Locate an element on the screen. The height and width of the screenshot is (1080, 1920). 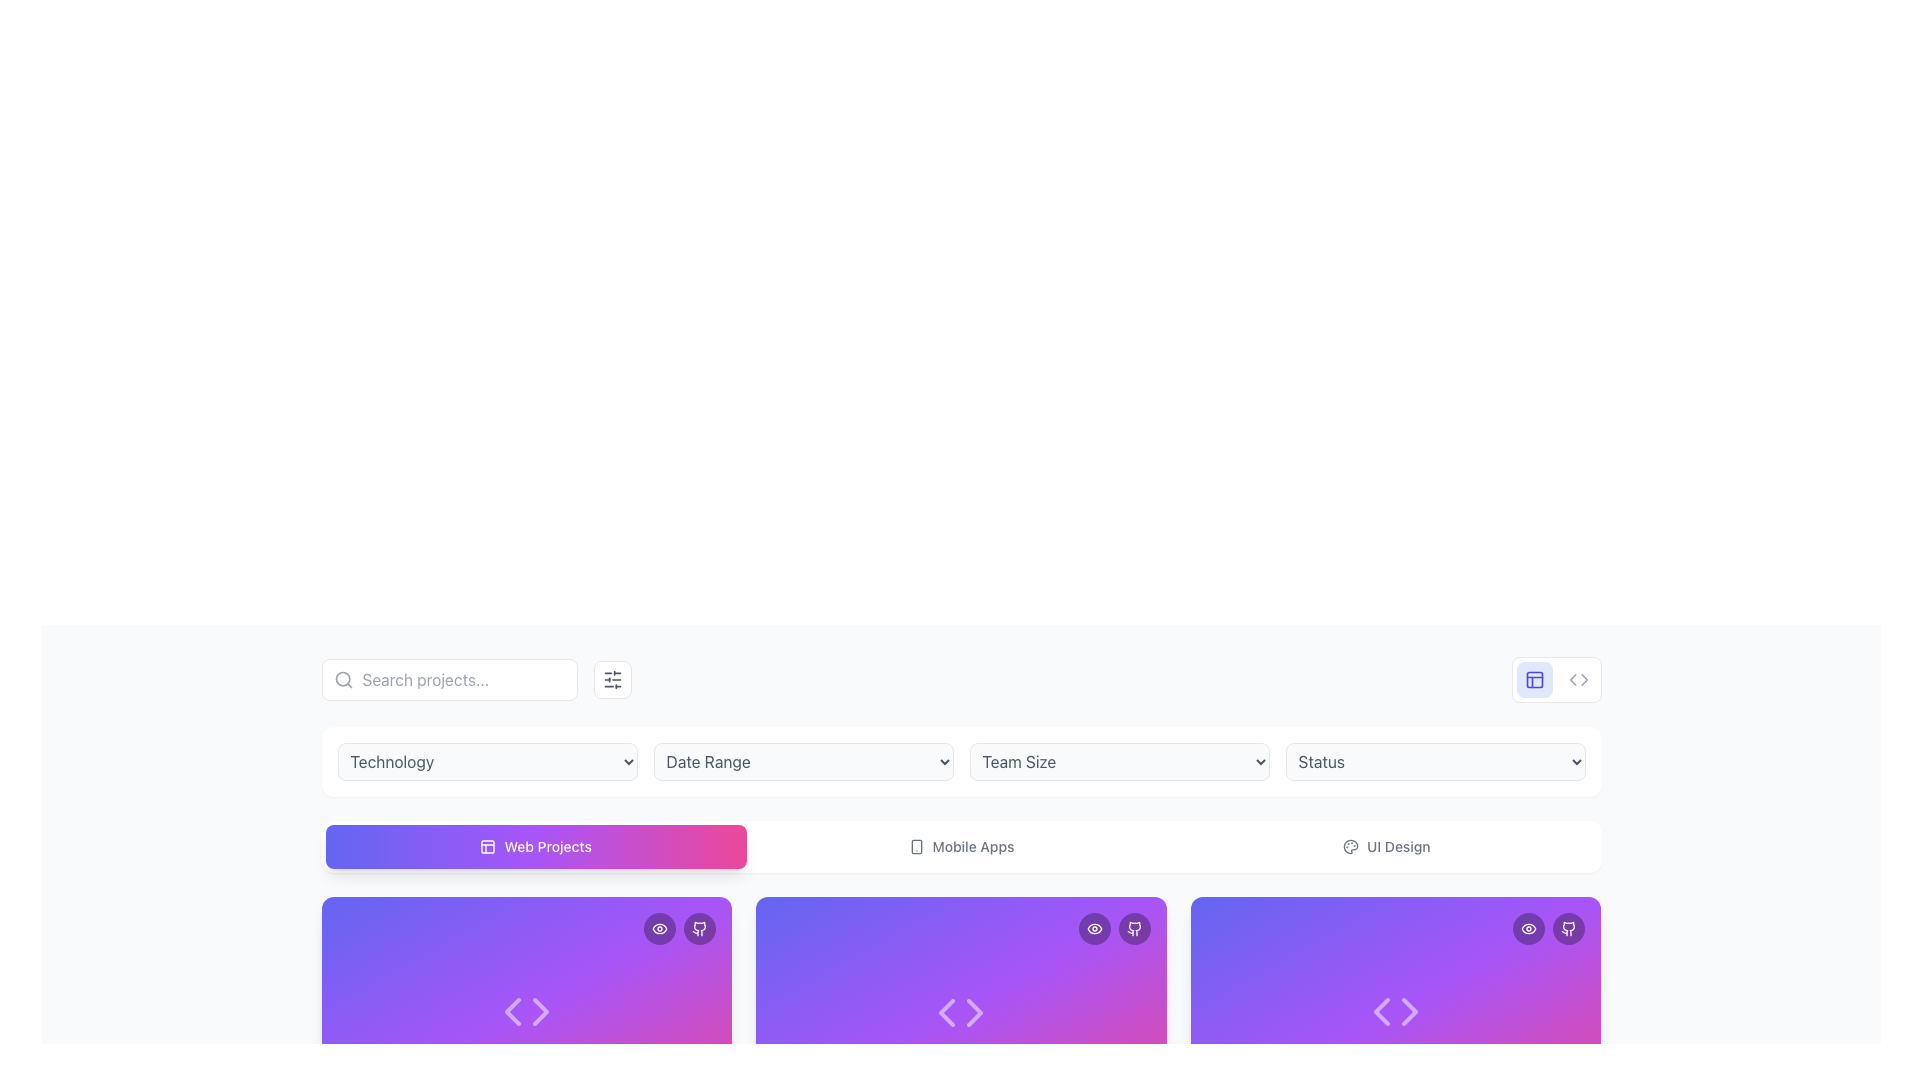
the graphical icon representing a code-related action, which is a minimalist design with two triangular arrows pointing outward, for interface rearrangement is located at coordinates (1395, 1012).